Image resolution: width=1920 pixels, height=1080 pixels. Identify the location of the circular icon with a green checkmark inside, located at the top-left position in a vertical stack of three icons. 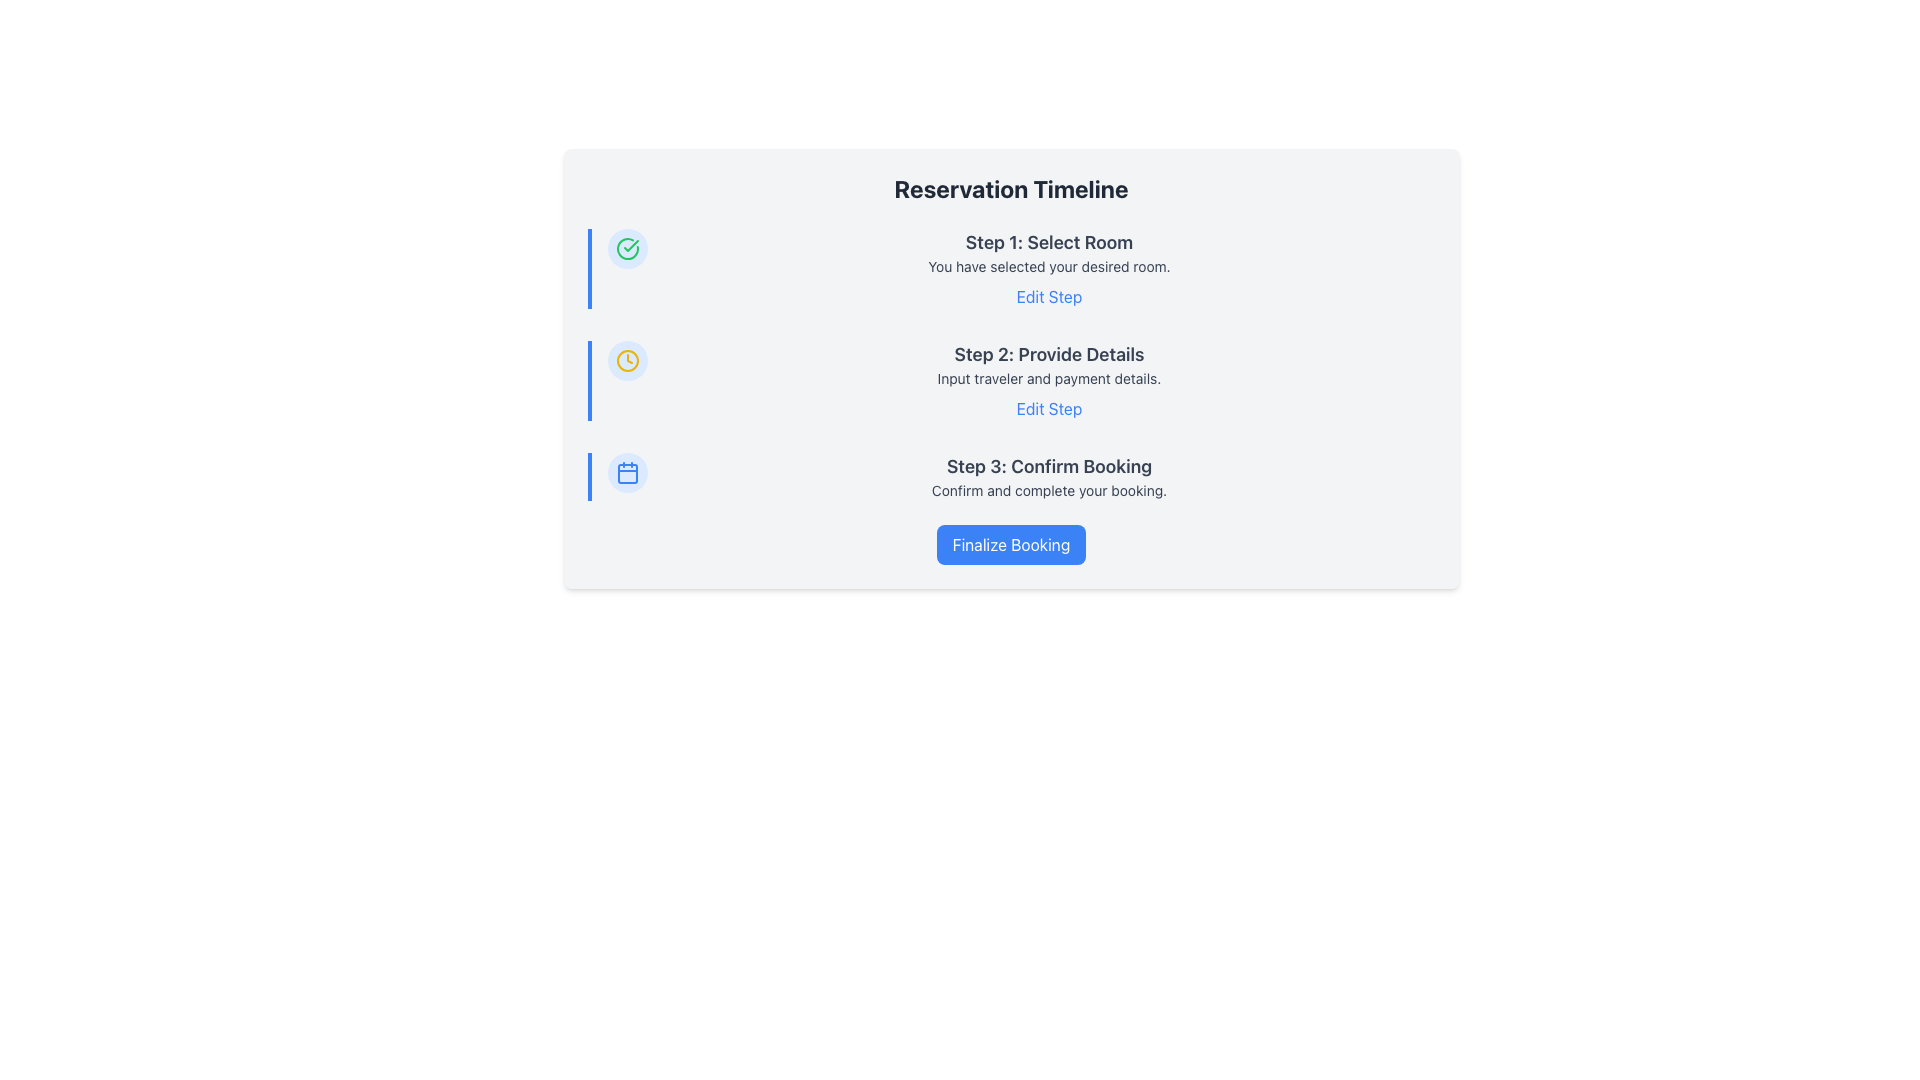
(626, 248).